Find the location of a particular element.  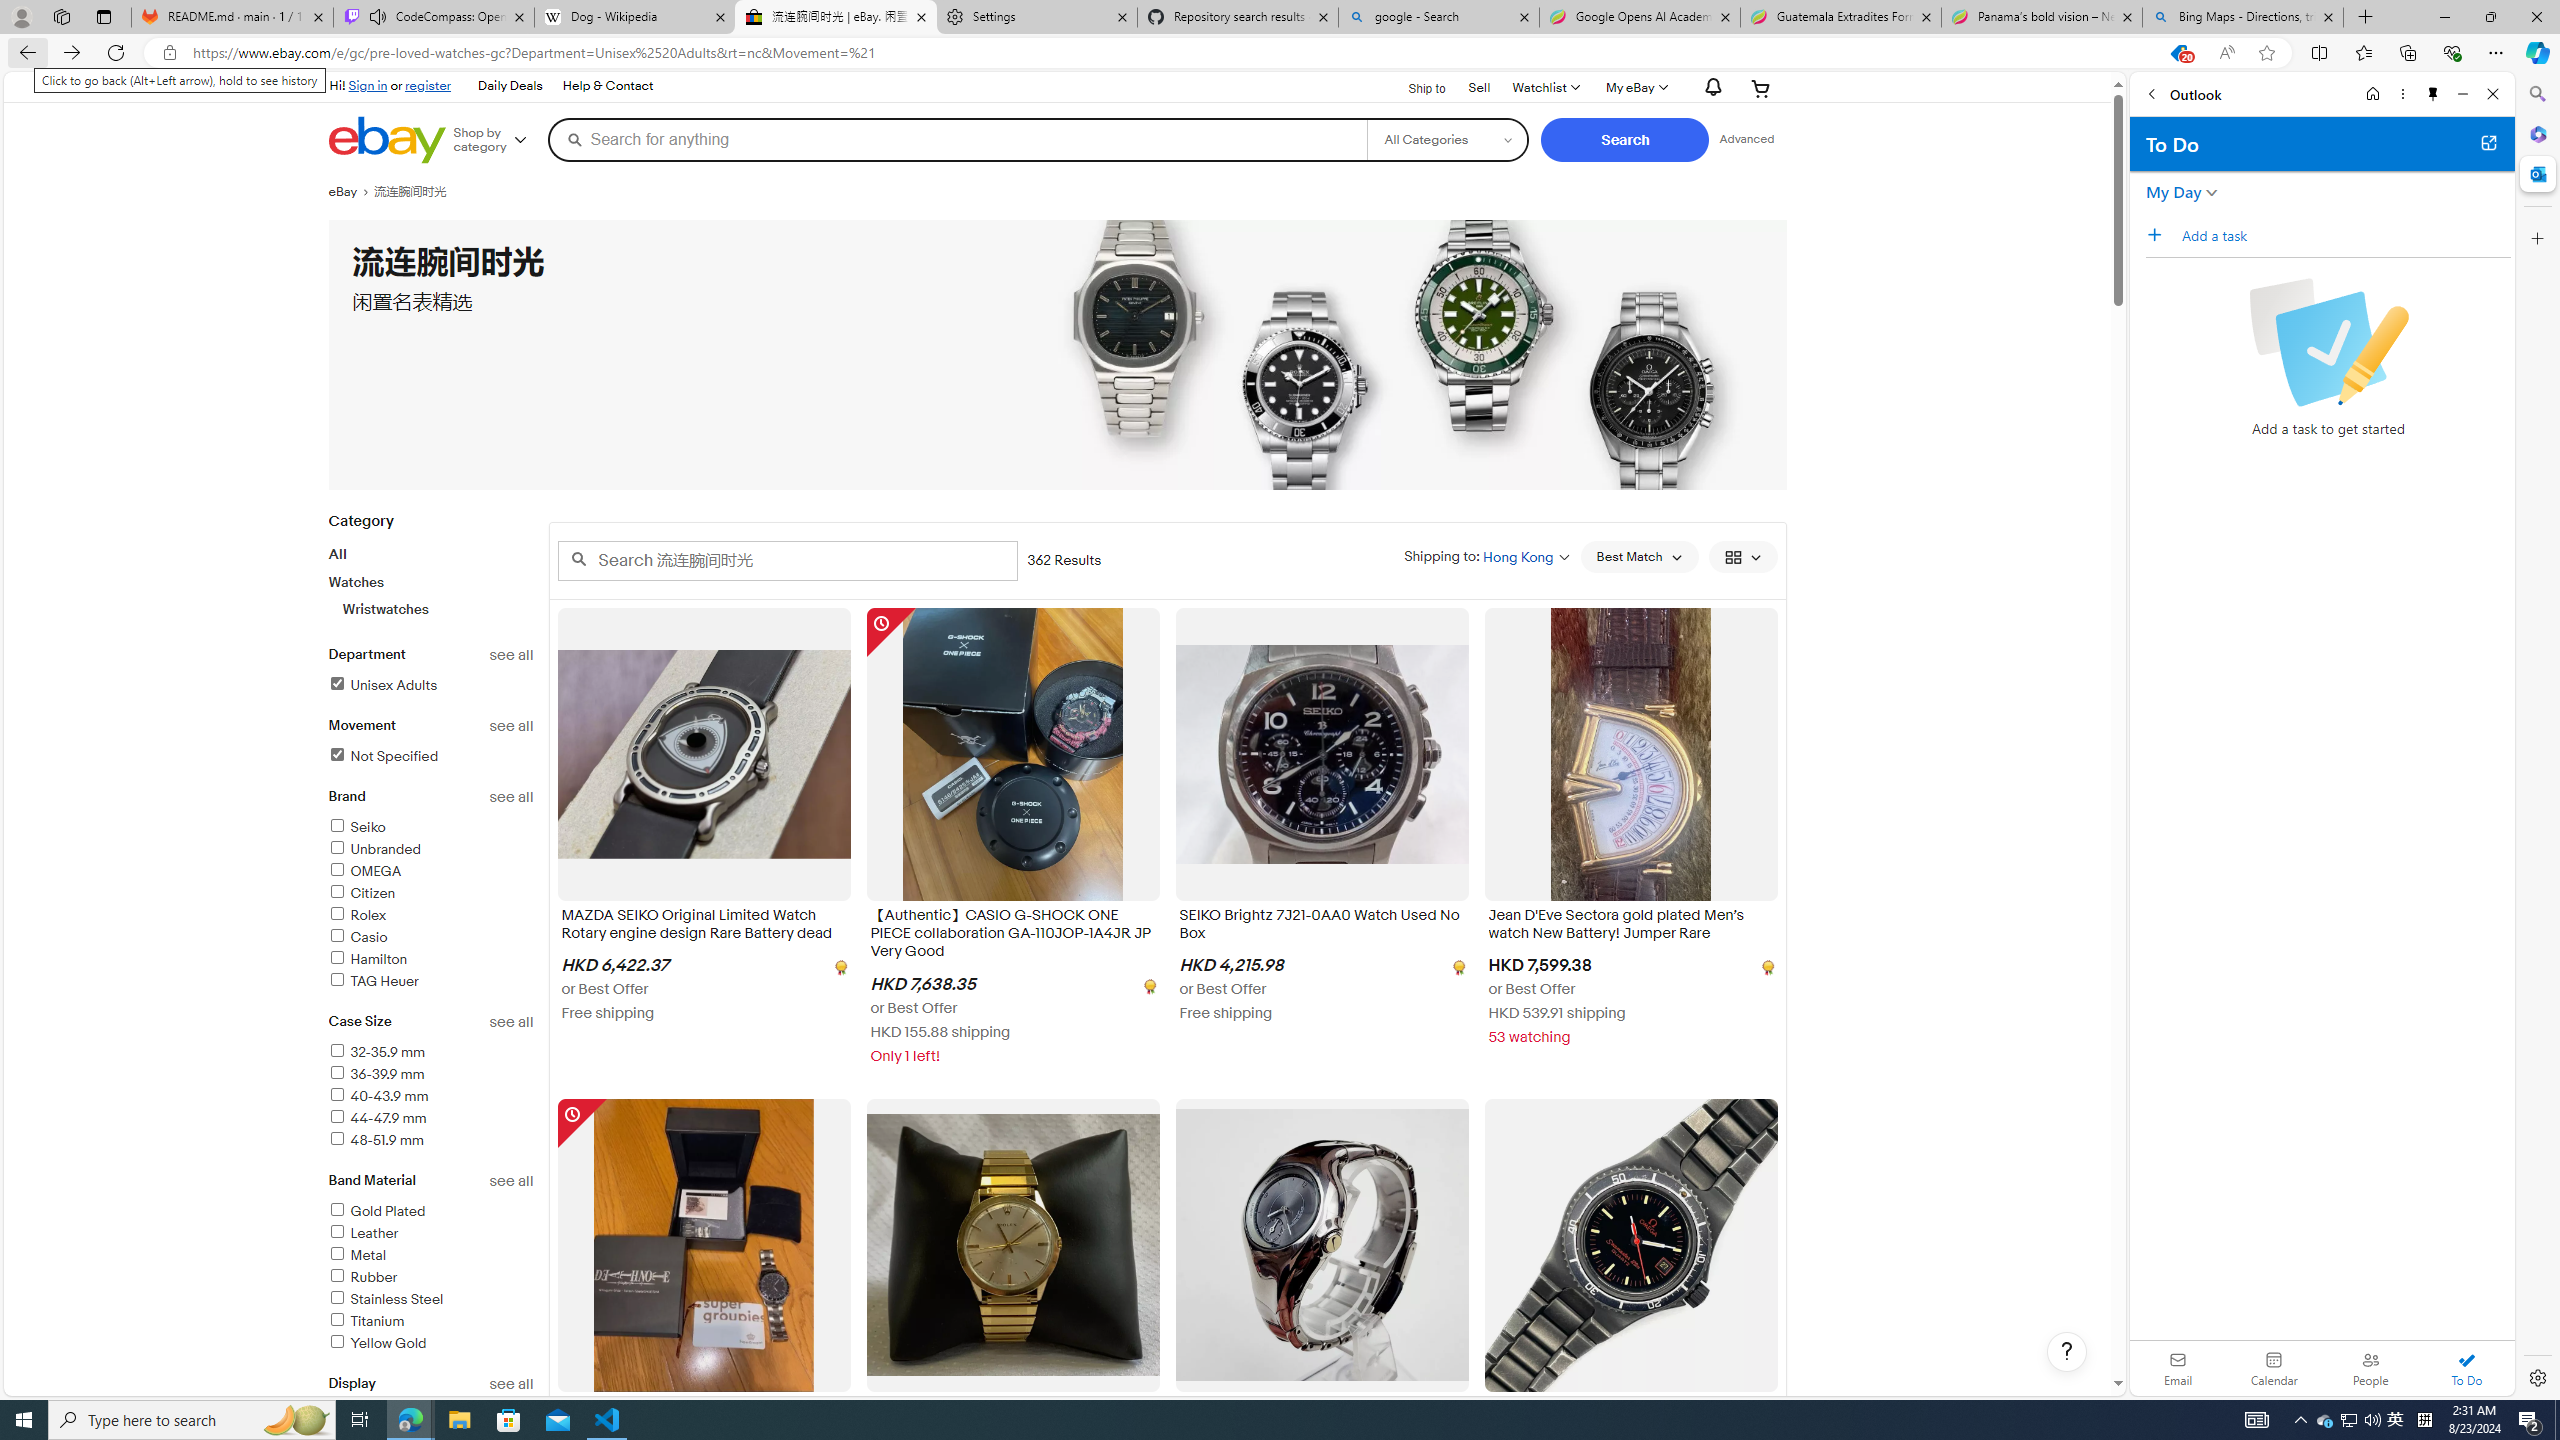

'Email' is located at coordinates (2177, 1367).